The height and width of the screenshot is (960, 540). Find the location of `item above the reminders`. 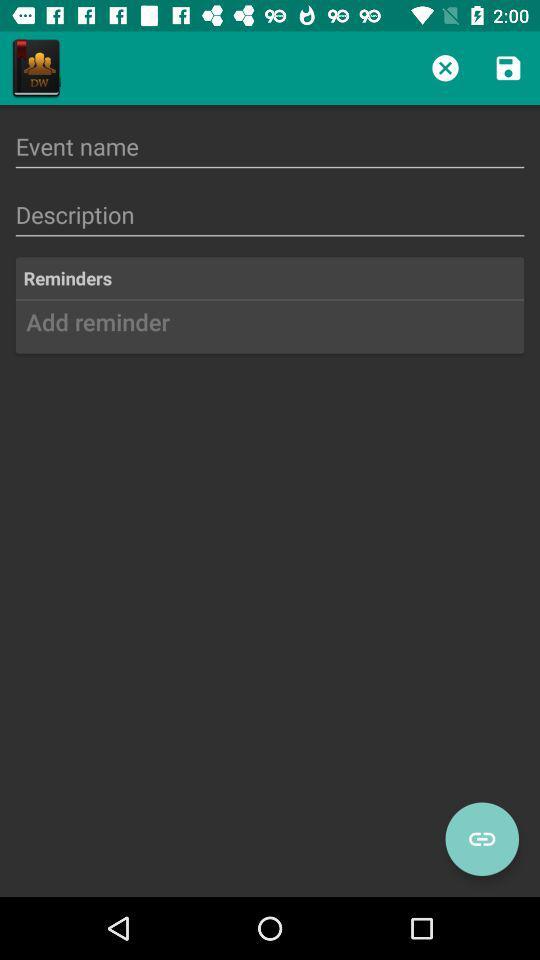

item above the reminders is located at coordinates (270, 215).